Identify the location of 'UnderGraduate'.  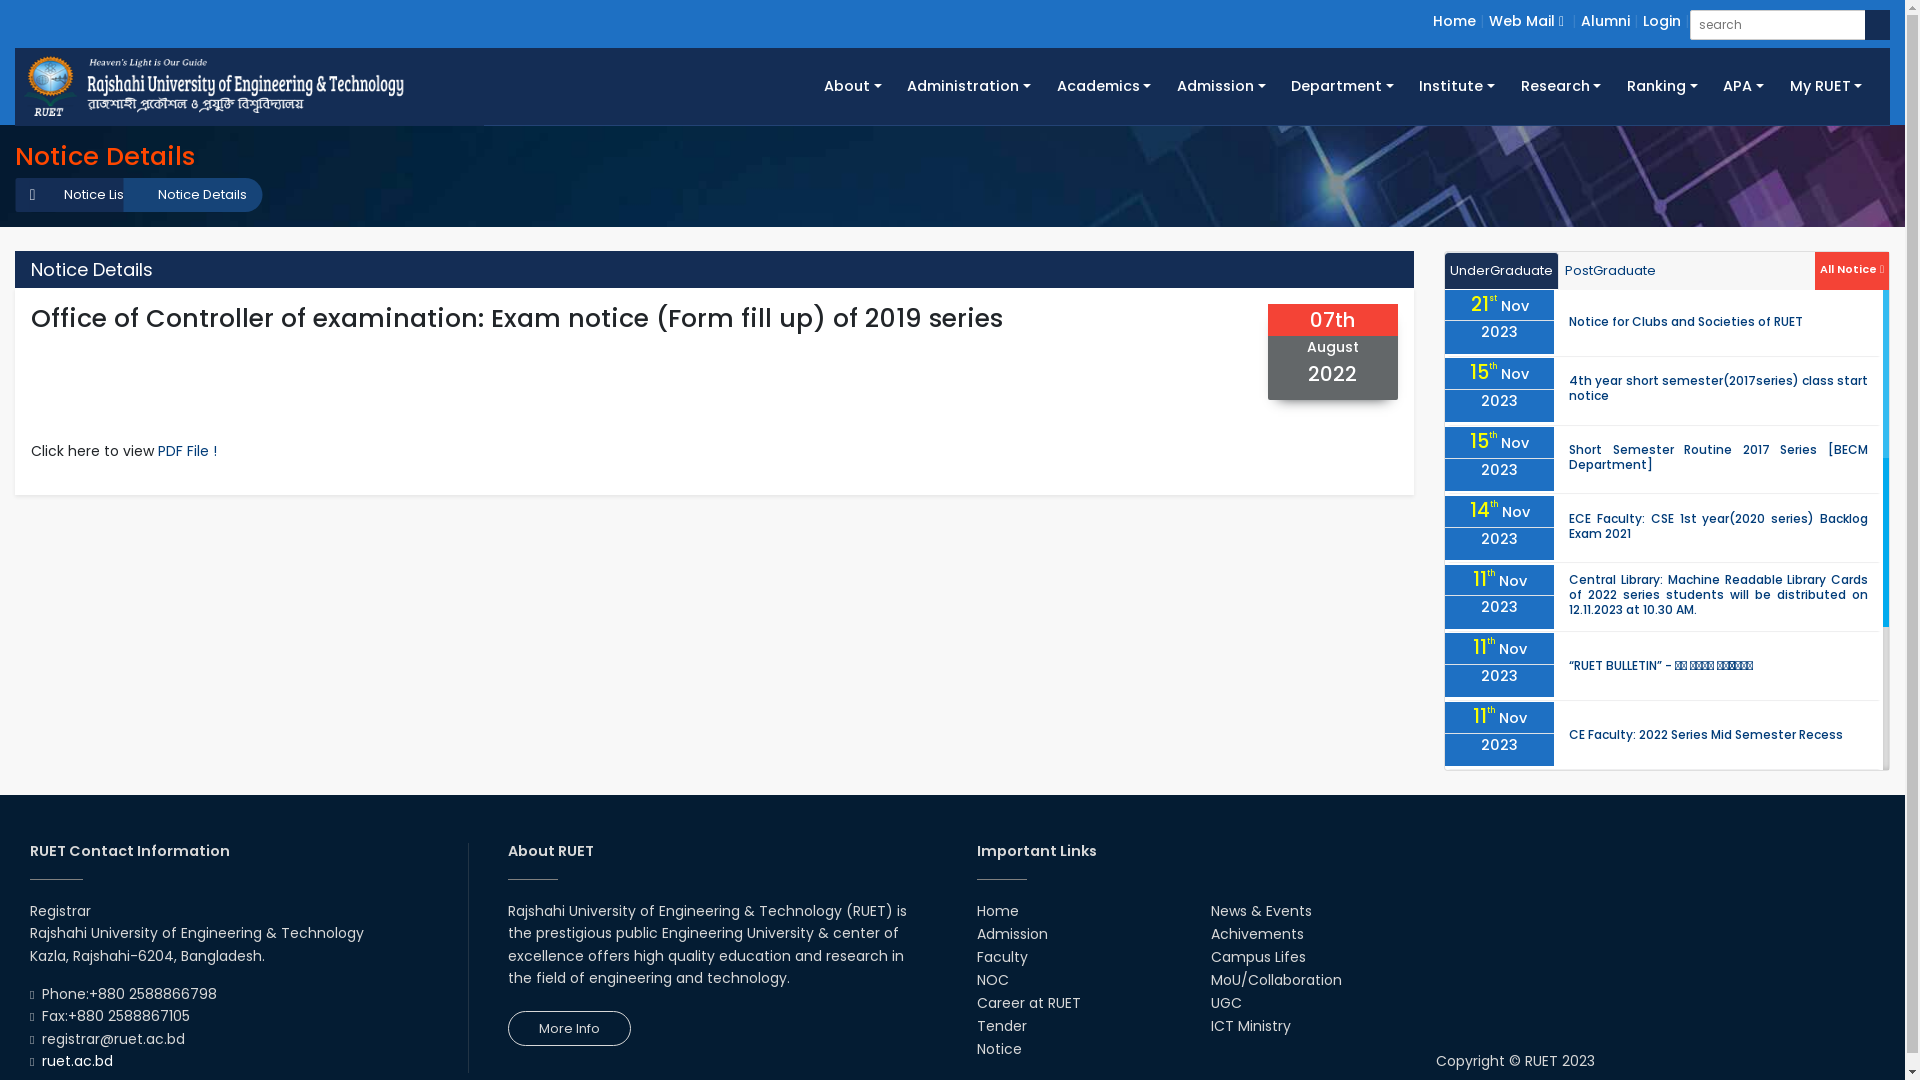
(1502, 271).